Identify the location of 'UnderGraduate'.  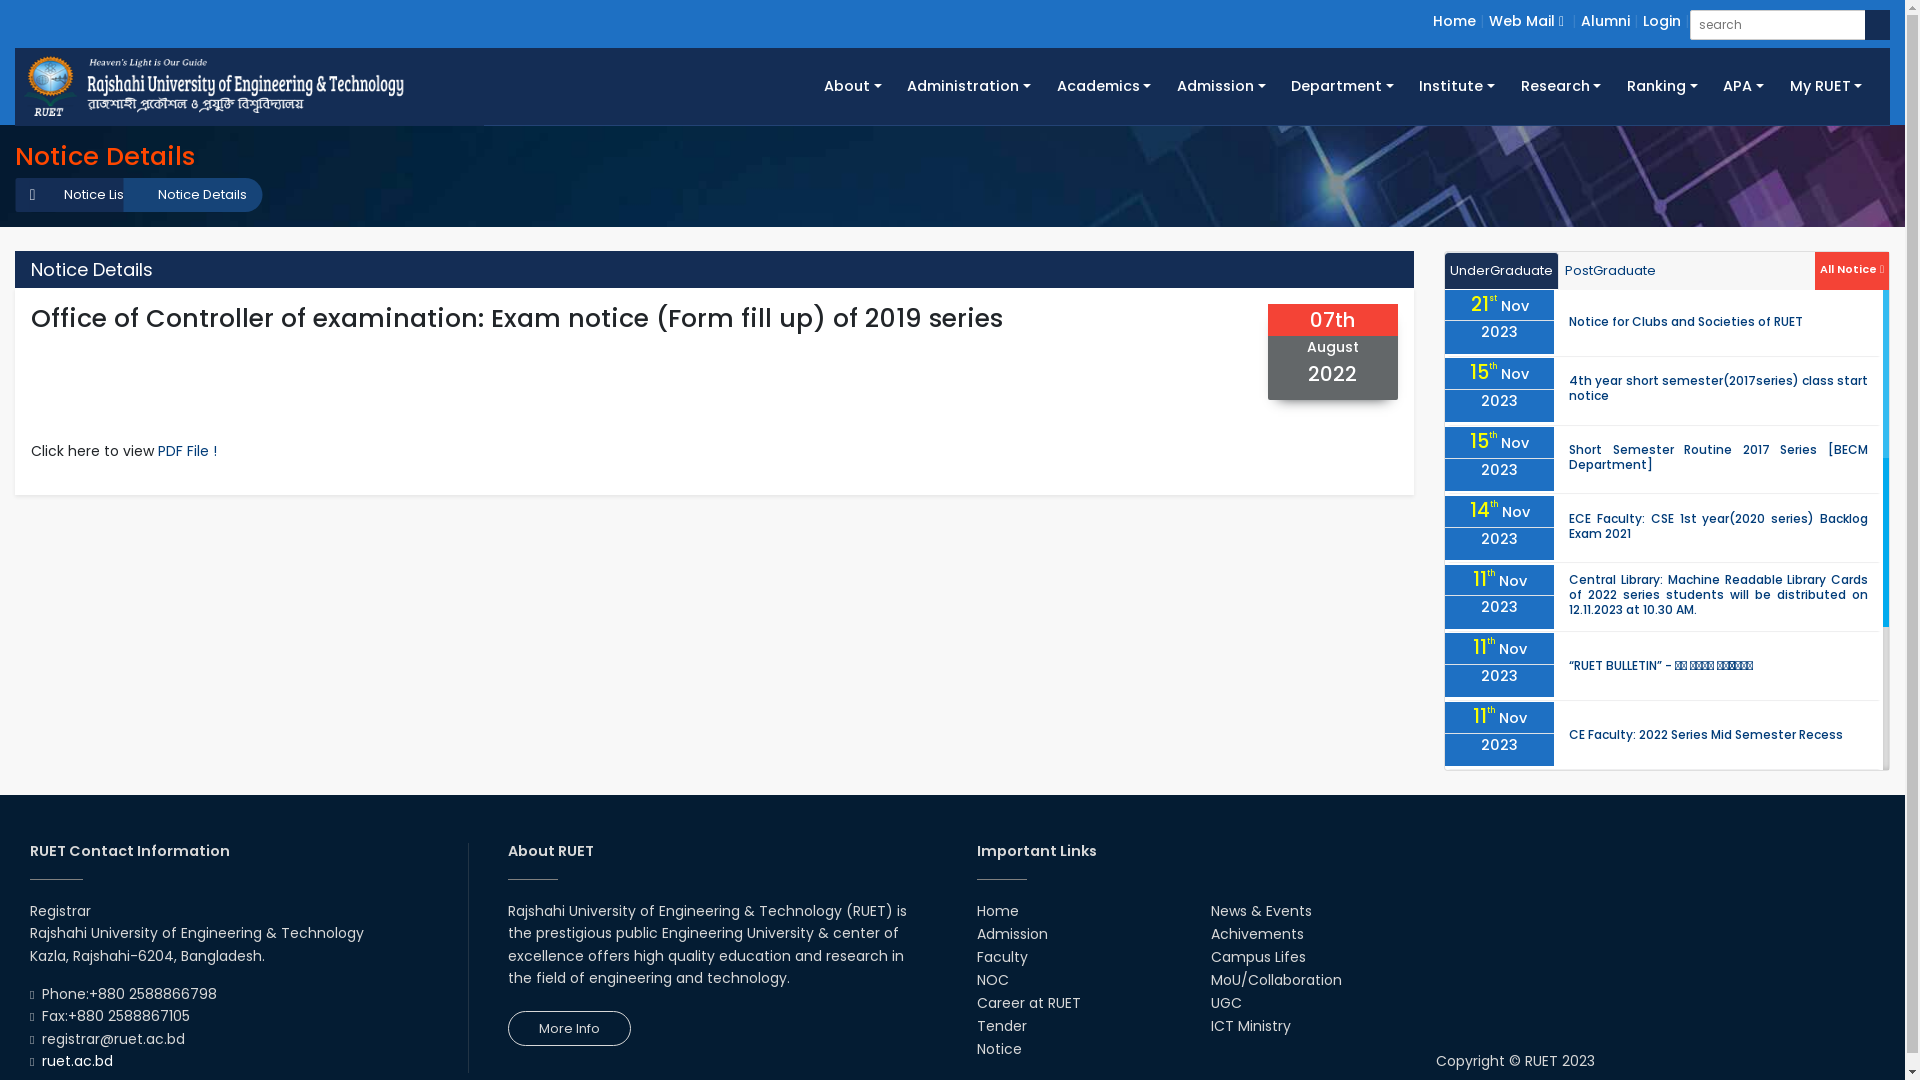
(1502, 271).